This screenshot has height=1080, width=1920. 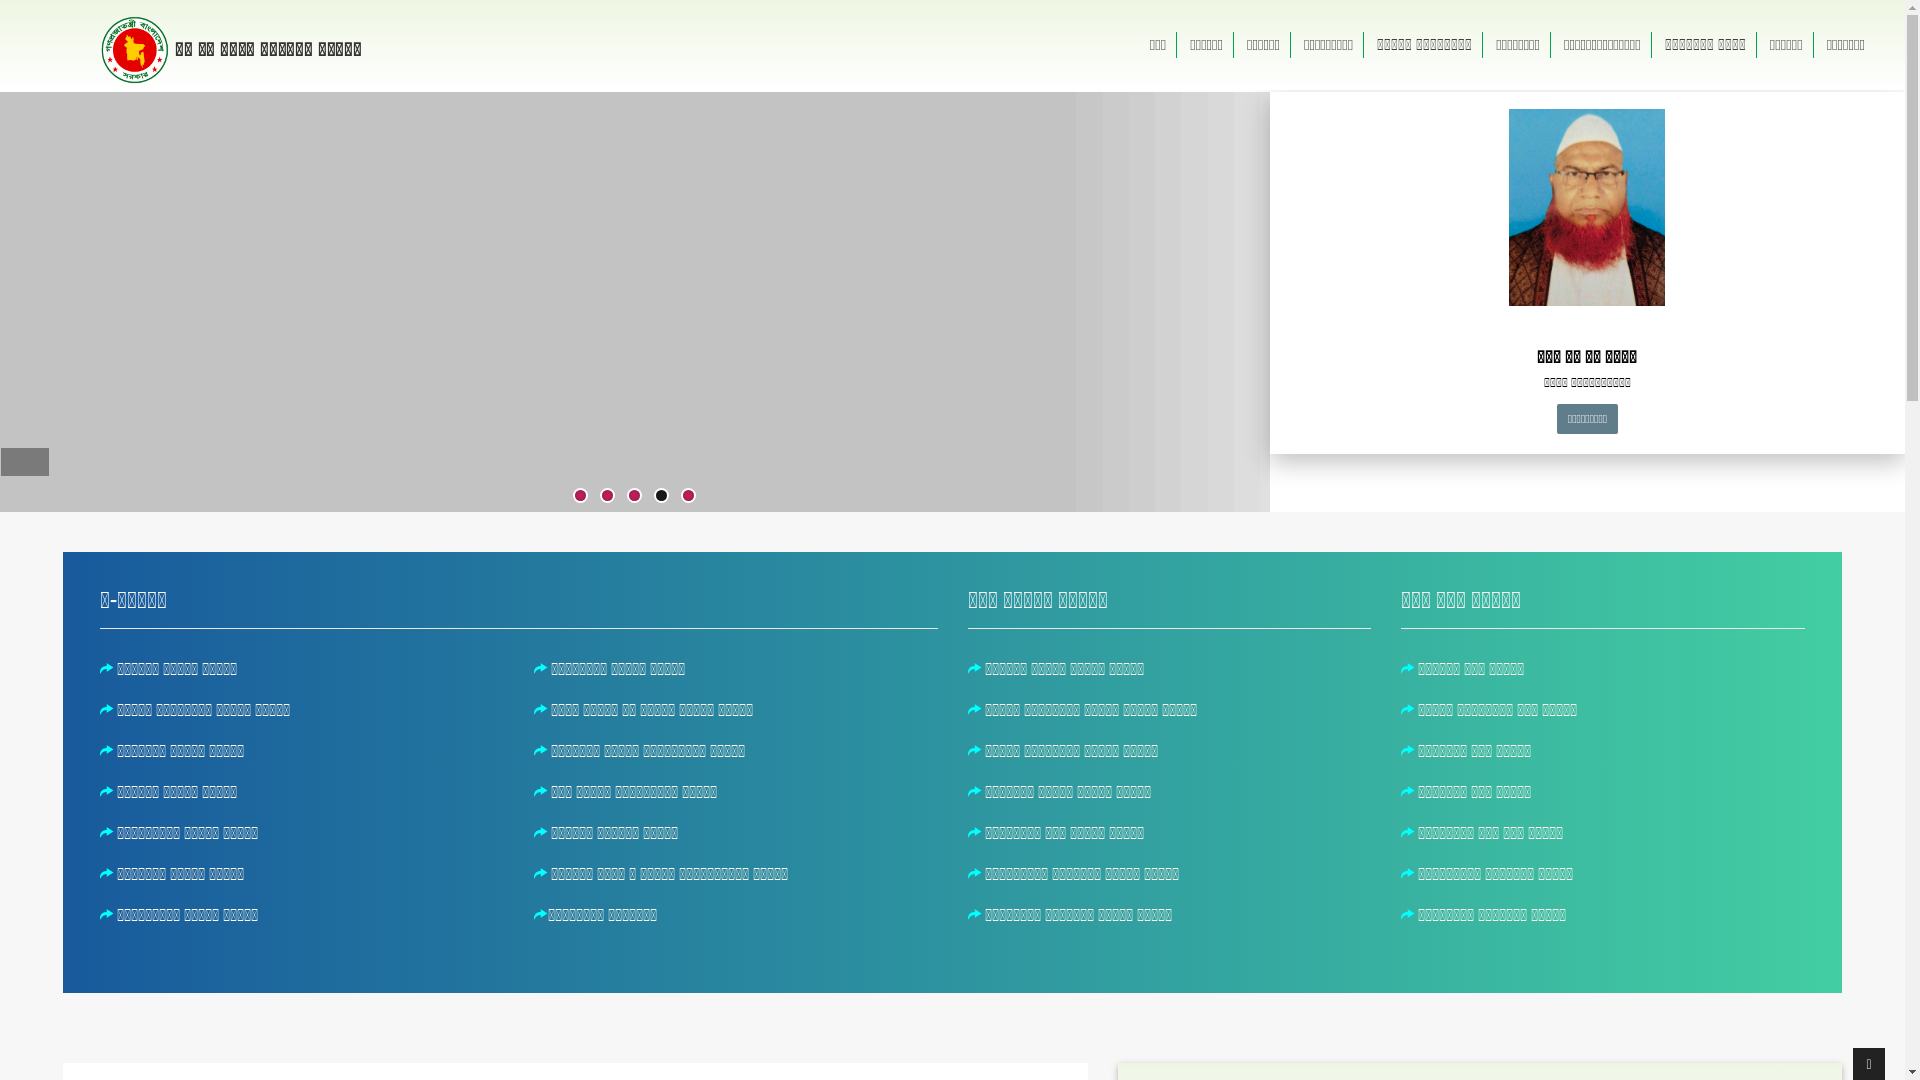 I want to click on '5', so click(x=688, y=495).